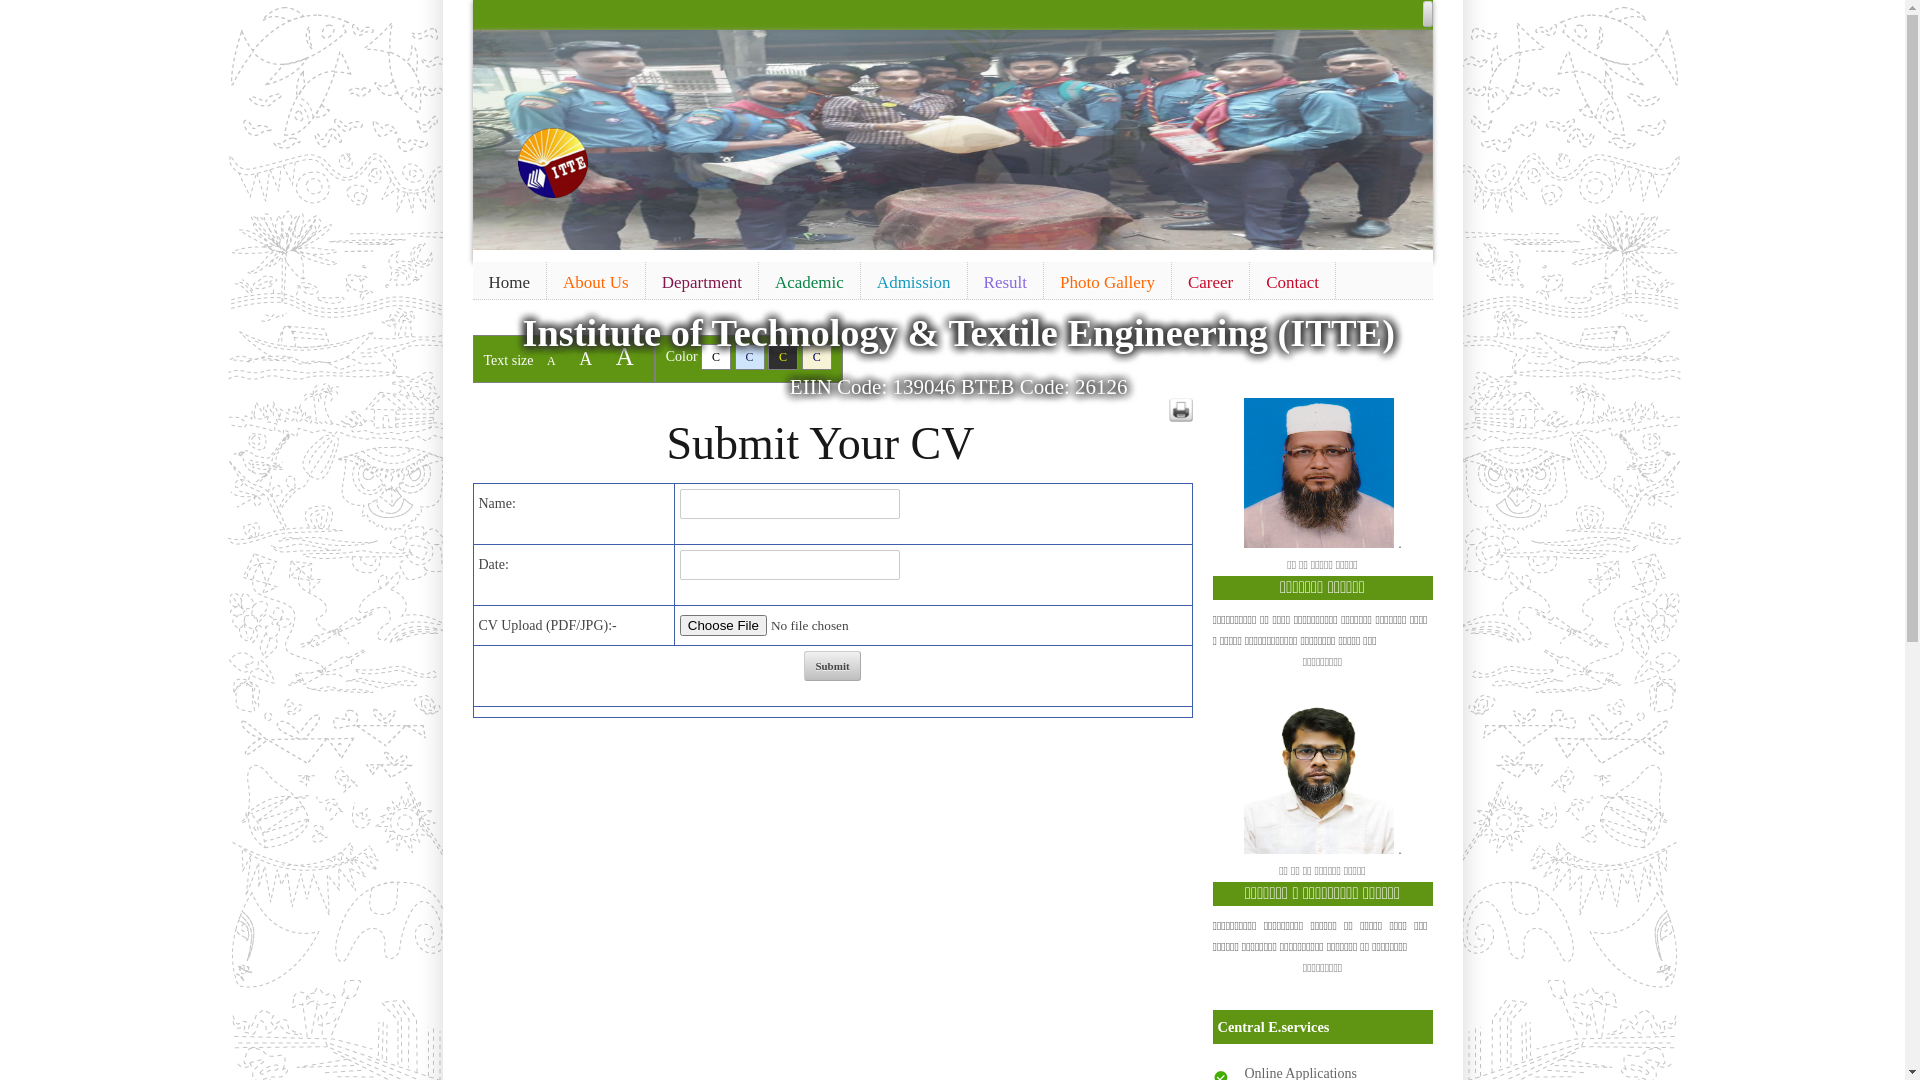 This screenshot has height=1080, width=1920. Describe the element at coordinates (508, 282) in the screenshot. I see `'Home'` at that location.